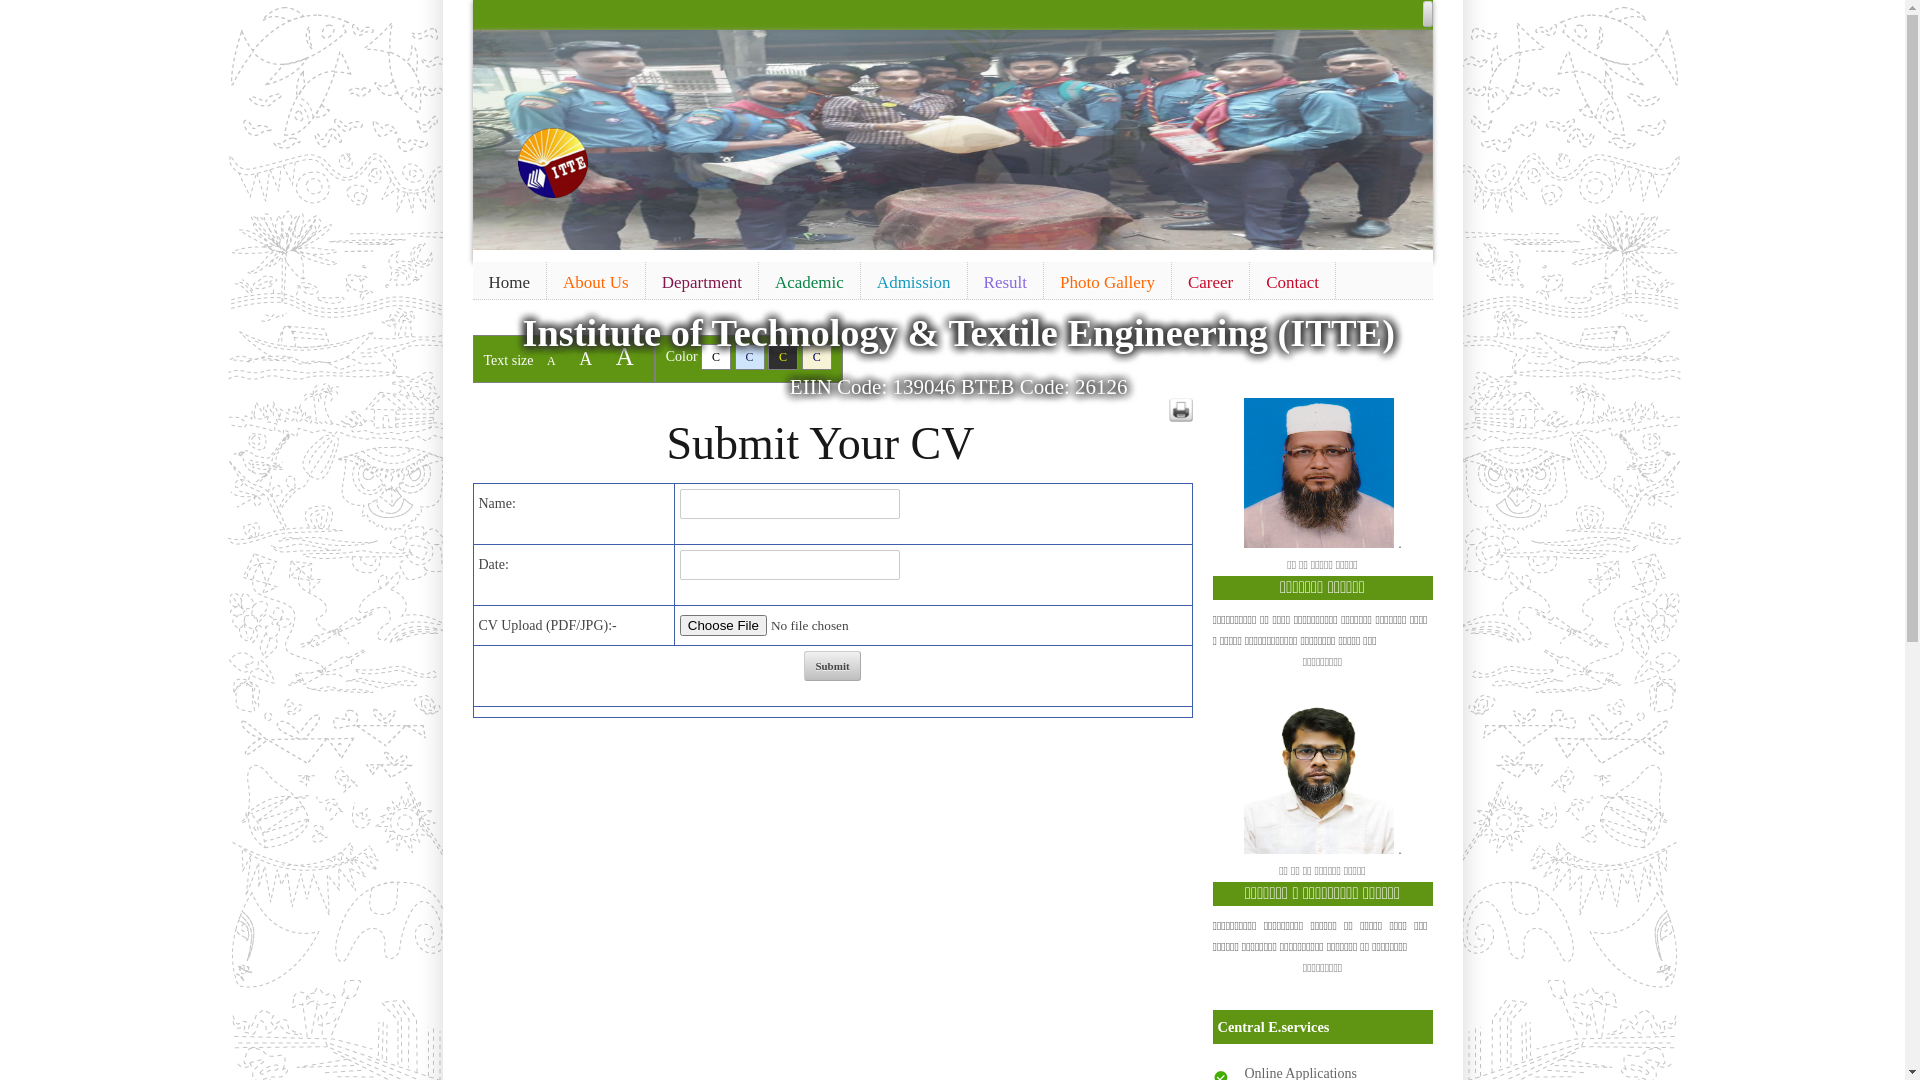 This screenshot has height=1080, width=1920. Describe the element at coordinates (508, 282) in the screenshot. I see `'Home'` at that location.